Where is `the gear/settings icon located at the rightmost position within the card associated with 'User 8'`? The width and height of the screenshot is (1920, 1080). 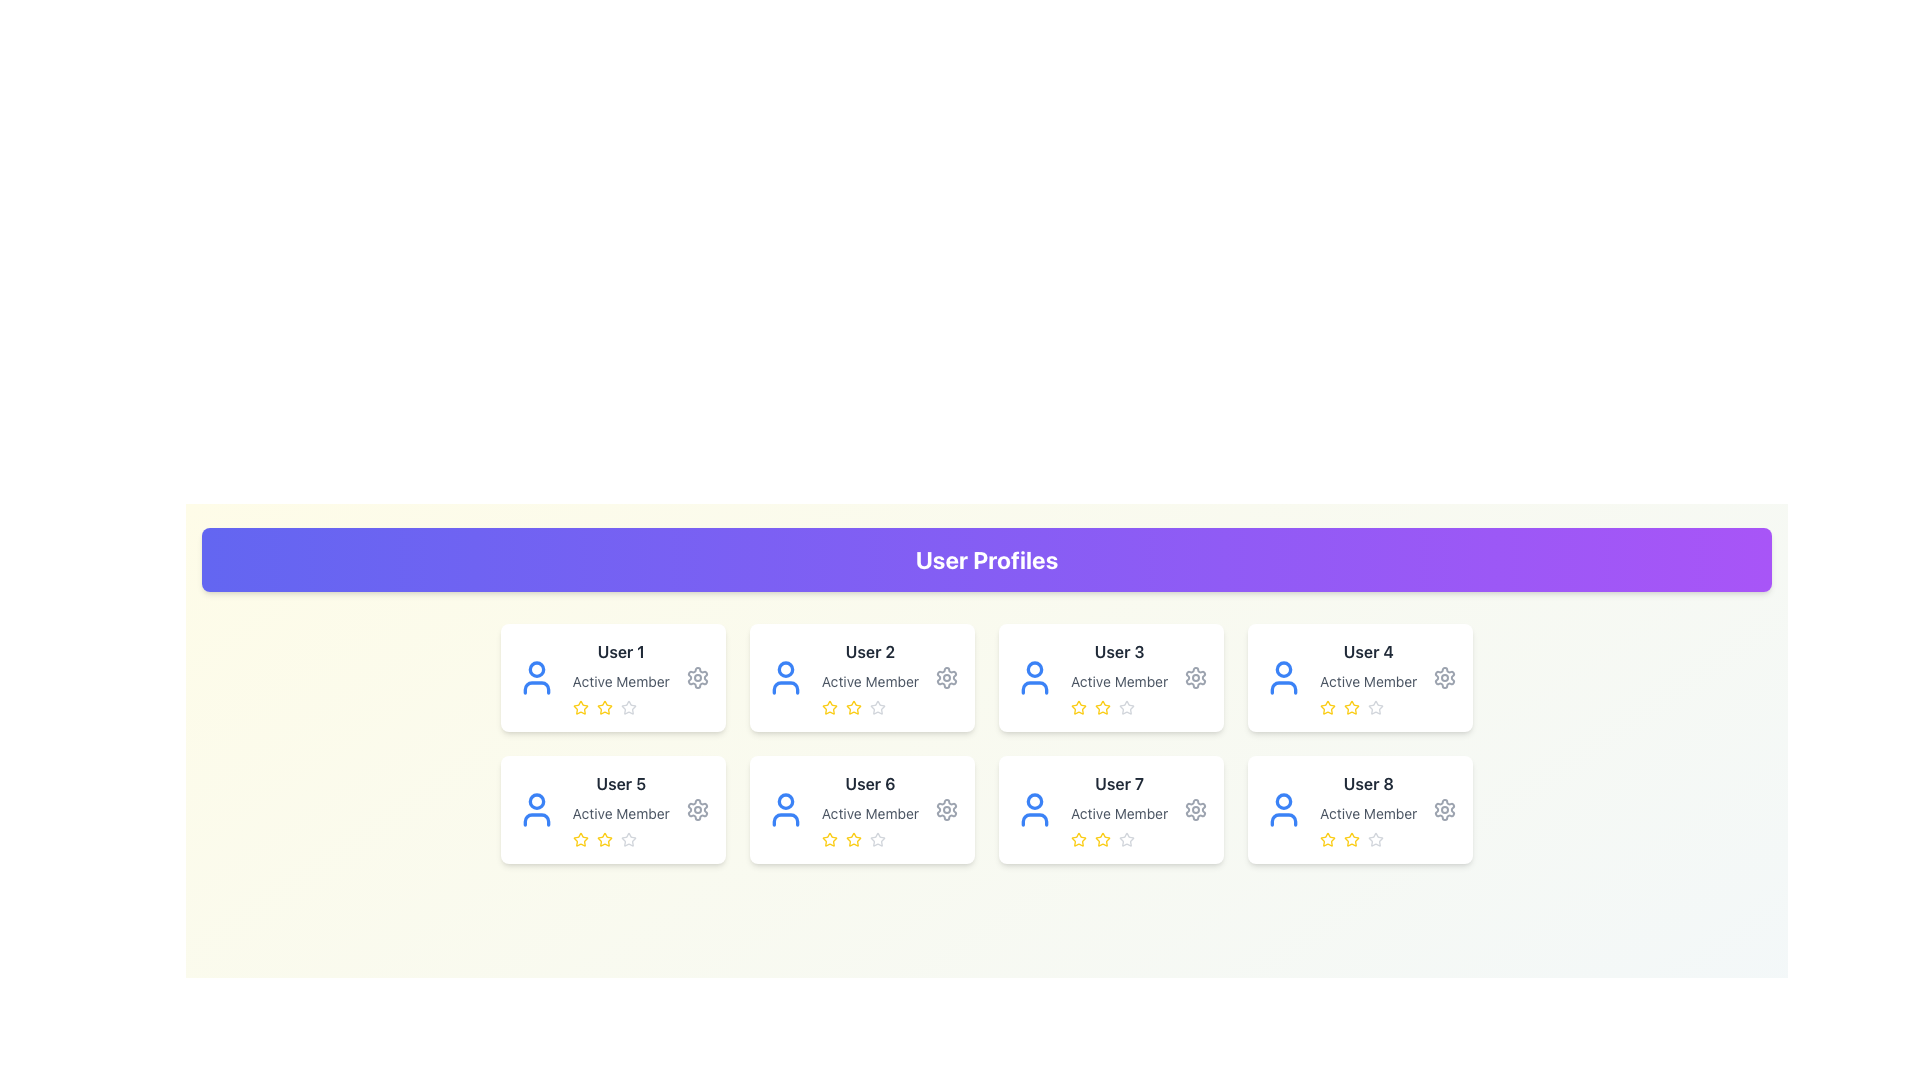 the gear/settings icon located at the rightmost position within the card associated with 'User 8' is located at coordinates (1444, 810).